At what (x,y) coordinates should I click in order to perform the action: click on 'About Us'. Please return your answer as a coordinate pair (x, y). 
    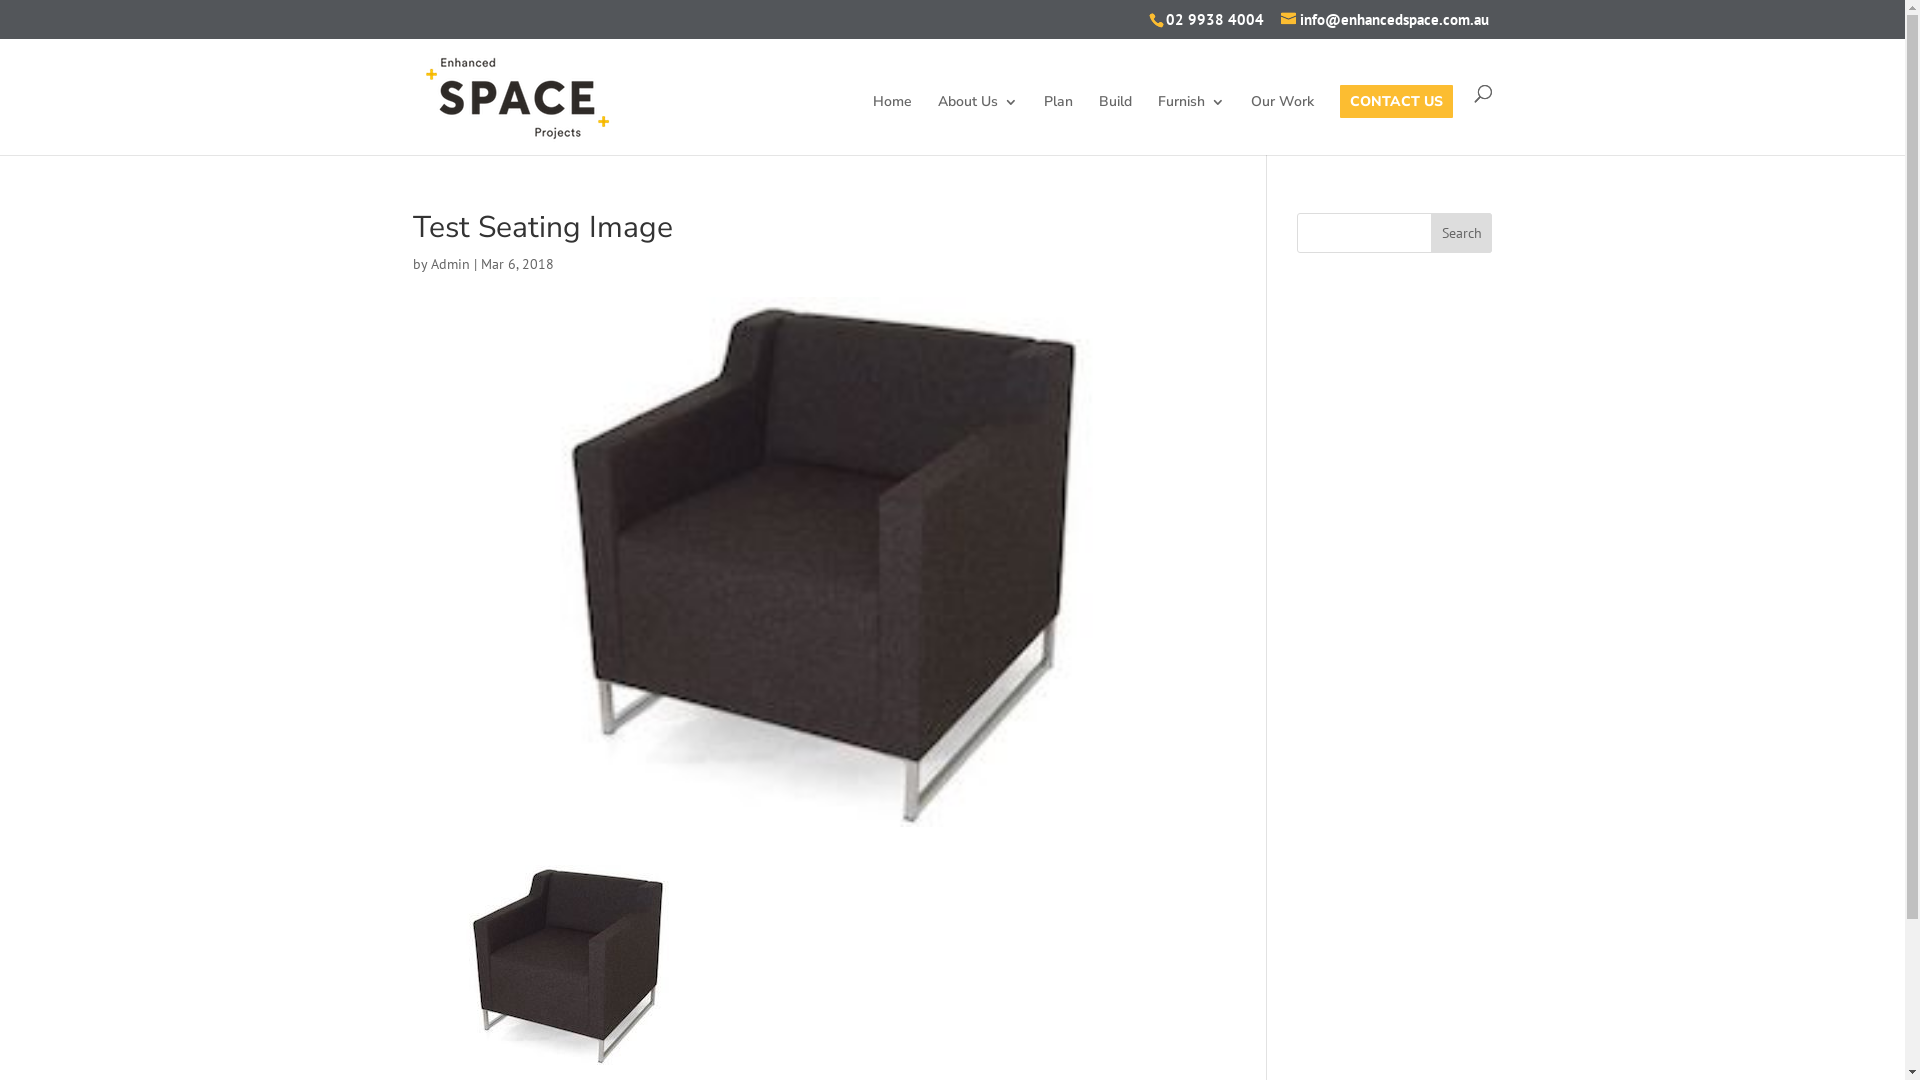
    Looking at the image, I should click on (978, 123).